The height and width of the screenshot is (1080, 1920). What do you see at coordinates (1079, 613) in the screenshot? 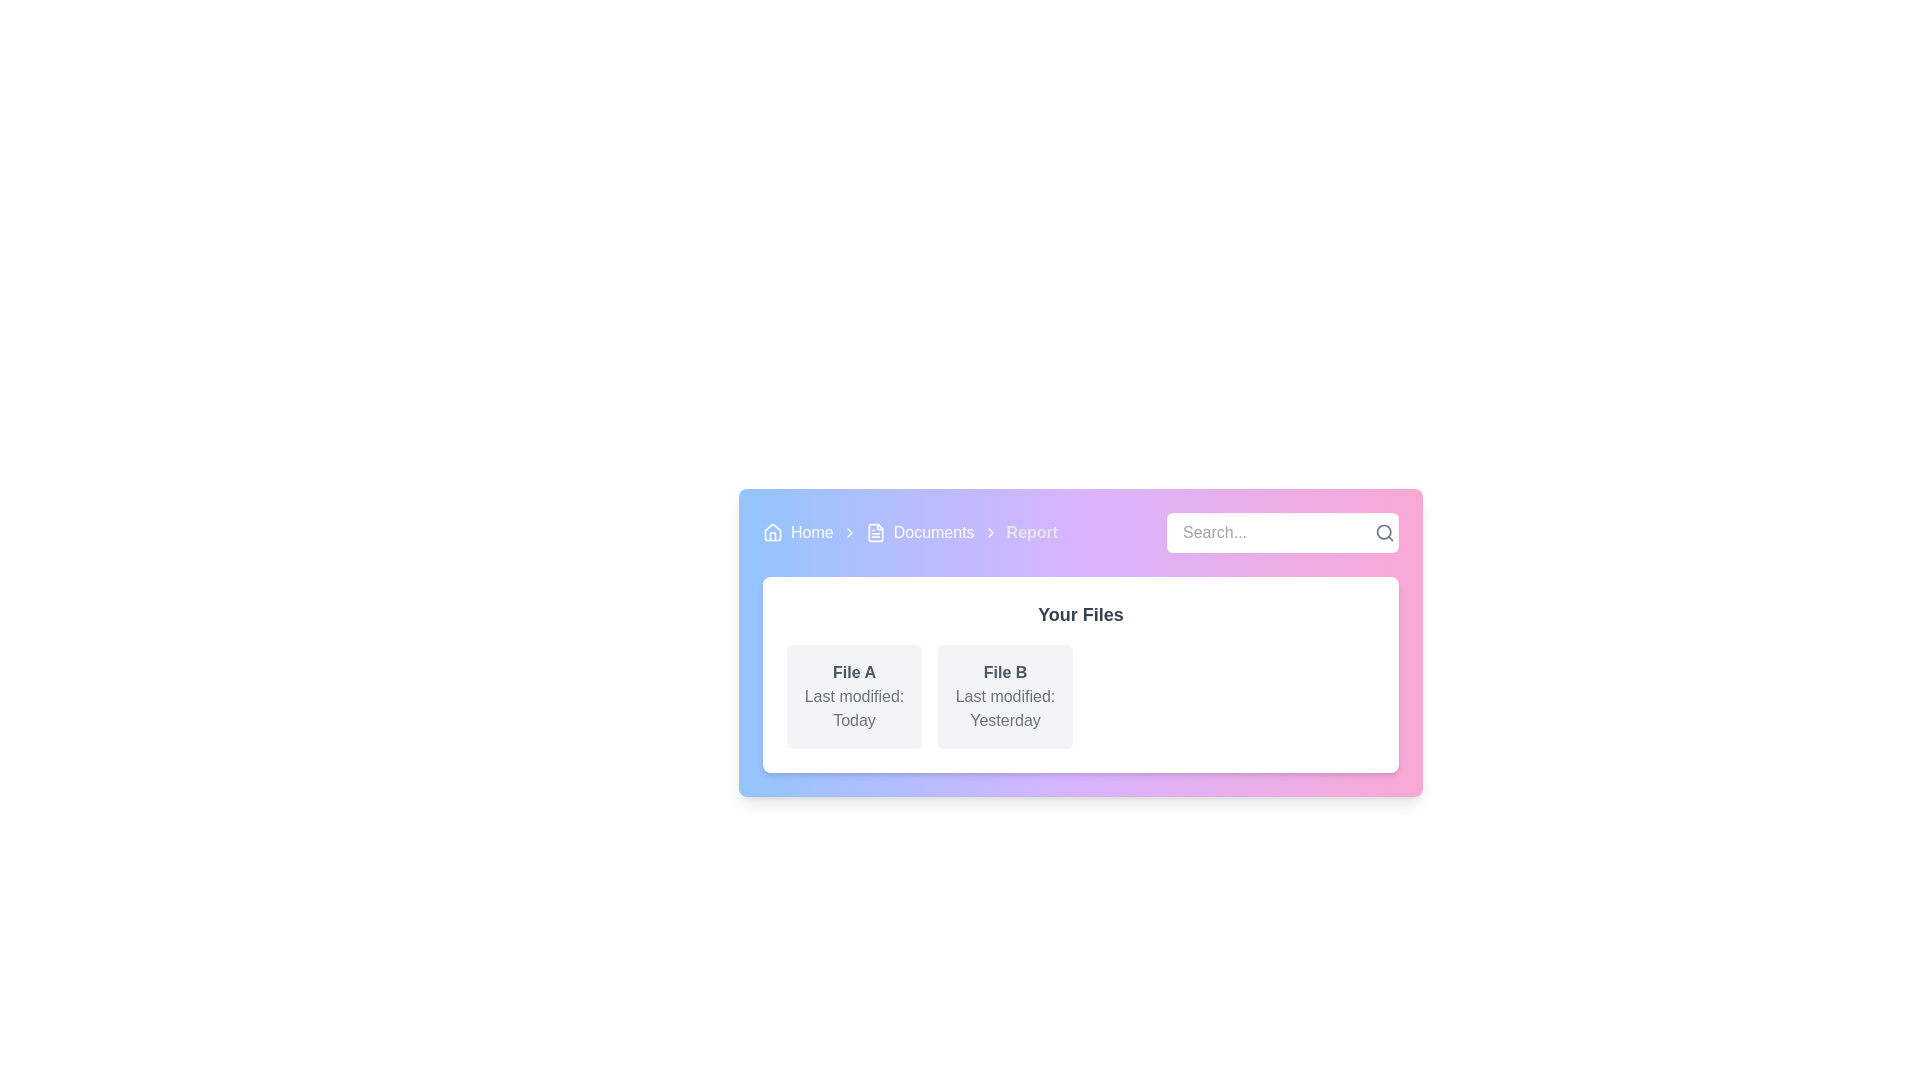
I see `the text label displaying 'Your Files', which is styled in bold gray font and positioned at the top of a white card, centered above 'File A' and 'File B'` at bounding box center [1079, 613].